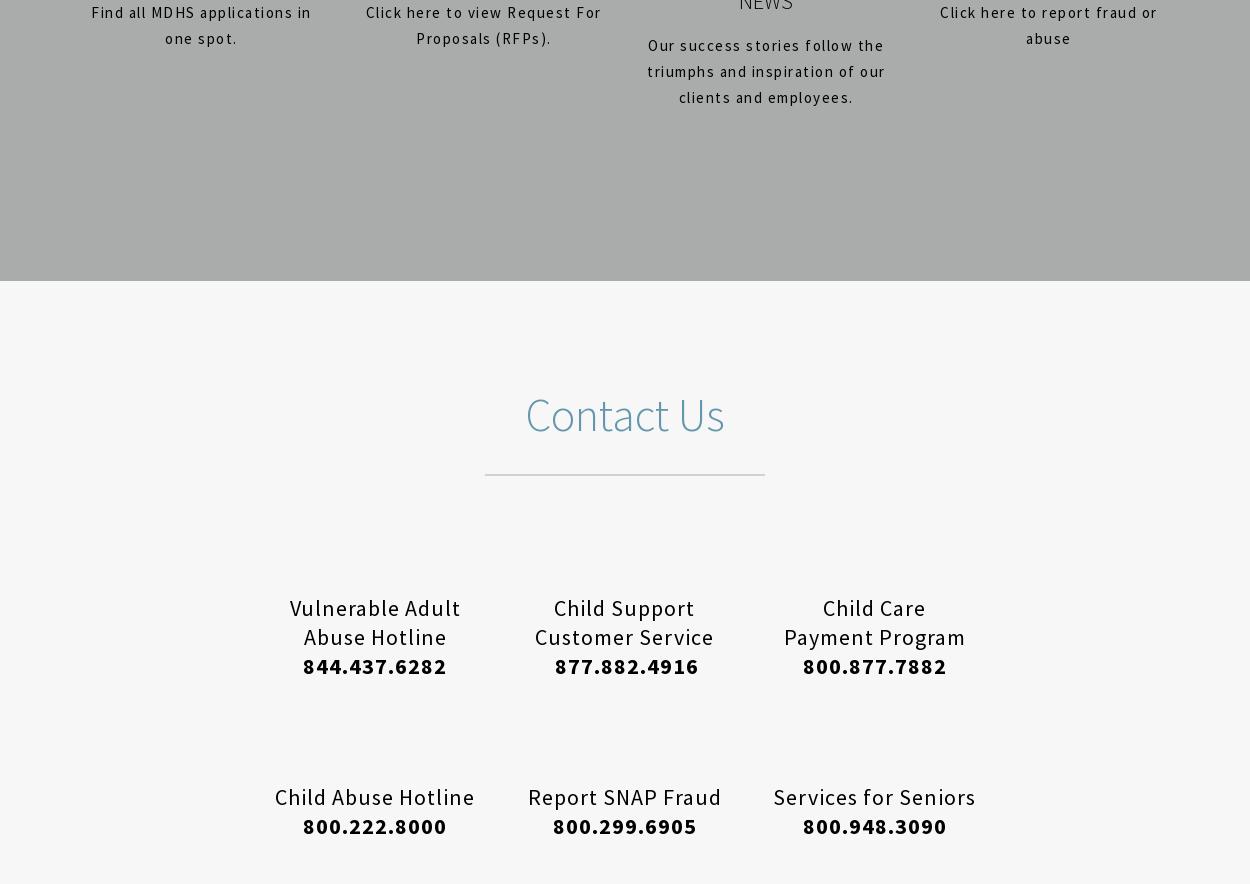 This screenshot has width=1250, height=884. What do you see at coordinates (200, 25) in the screenshot?
I see `'Find all MDHS applications in one spot.'` at bounding box center [200, 25].